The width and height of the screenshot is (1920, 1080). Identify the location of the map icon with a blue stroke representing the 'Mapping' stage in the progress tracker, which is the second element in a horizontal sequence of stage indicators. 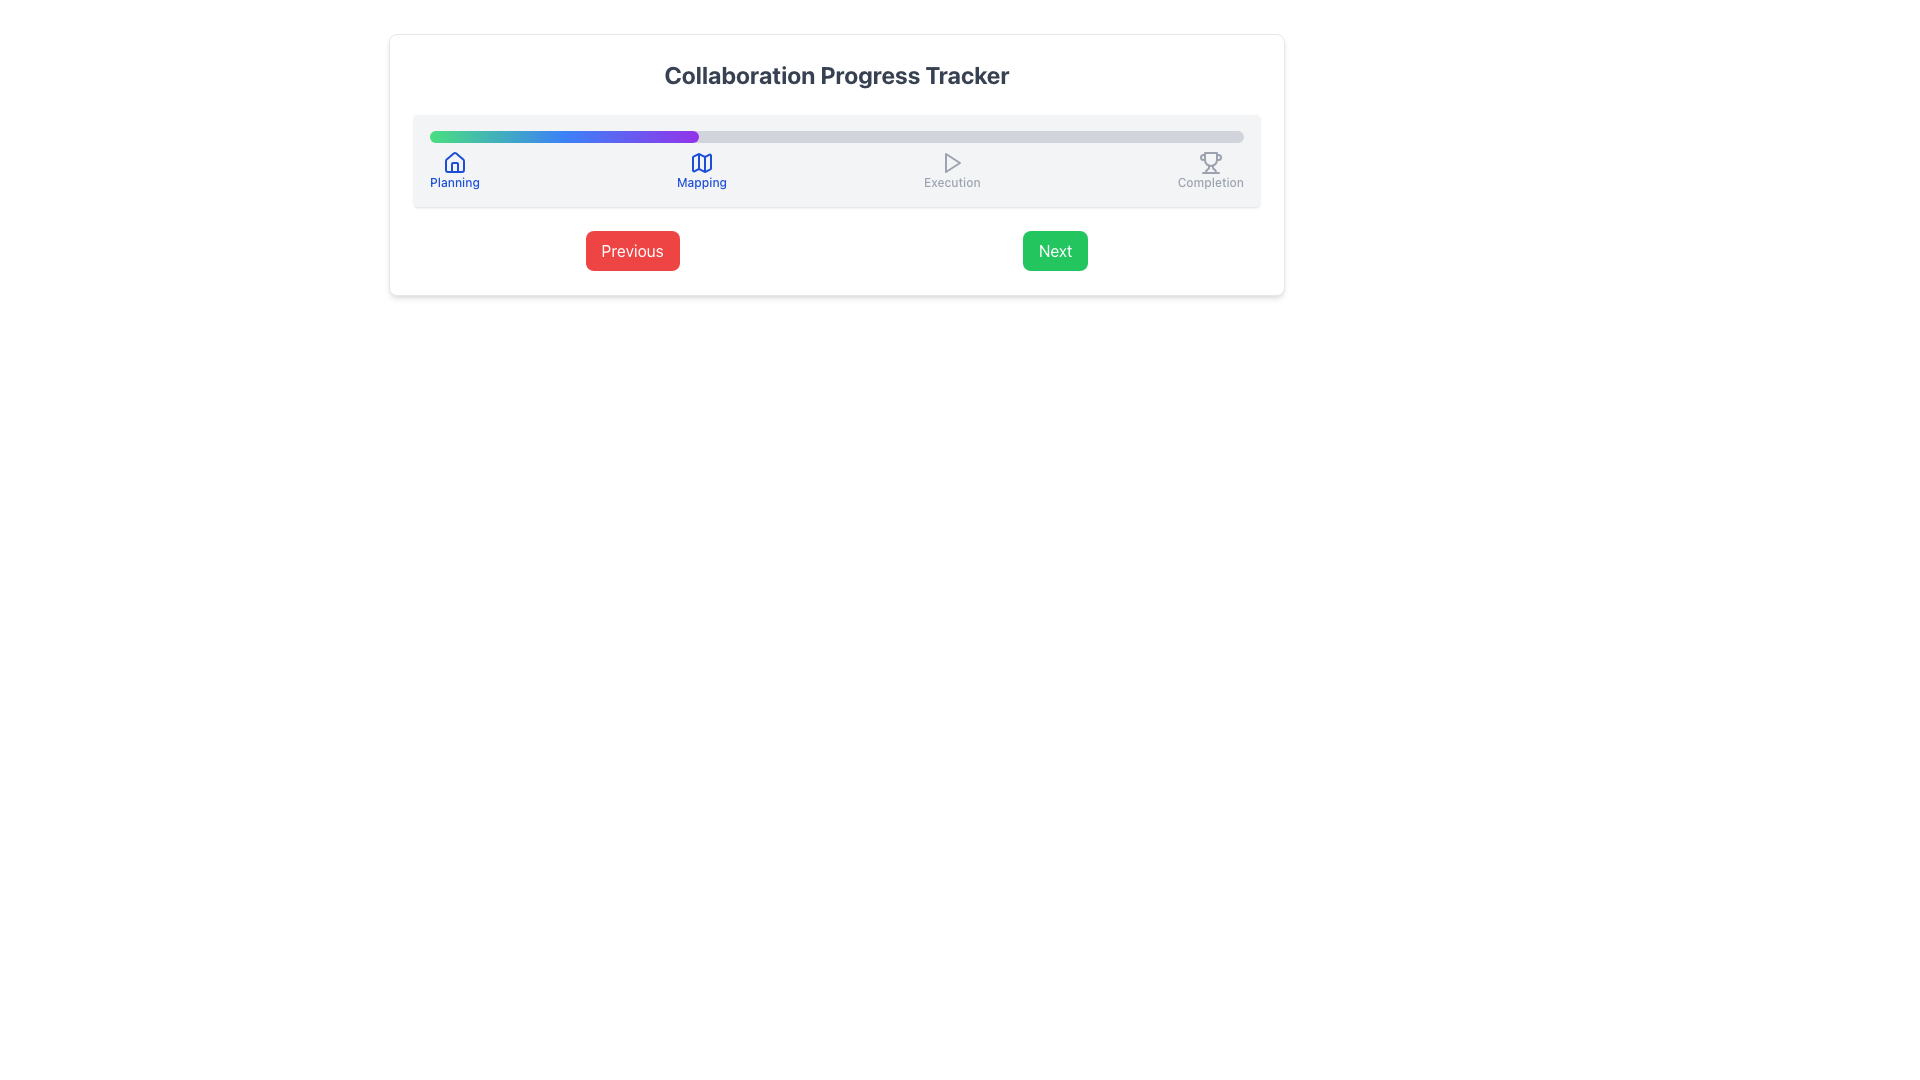
(701, 161).